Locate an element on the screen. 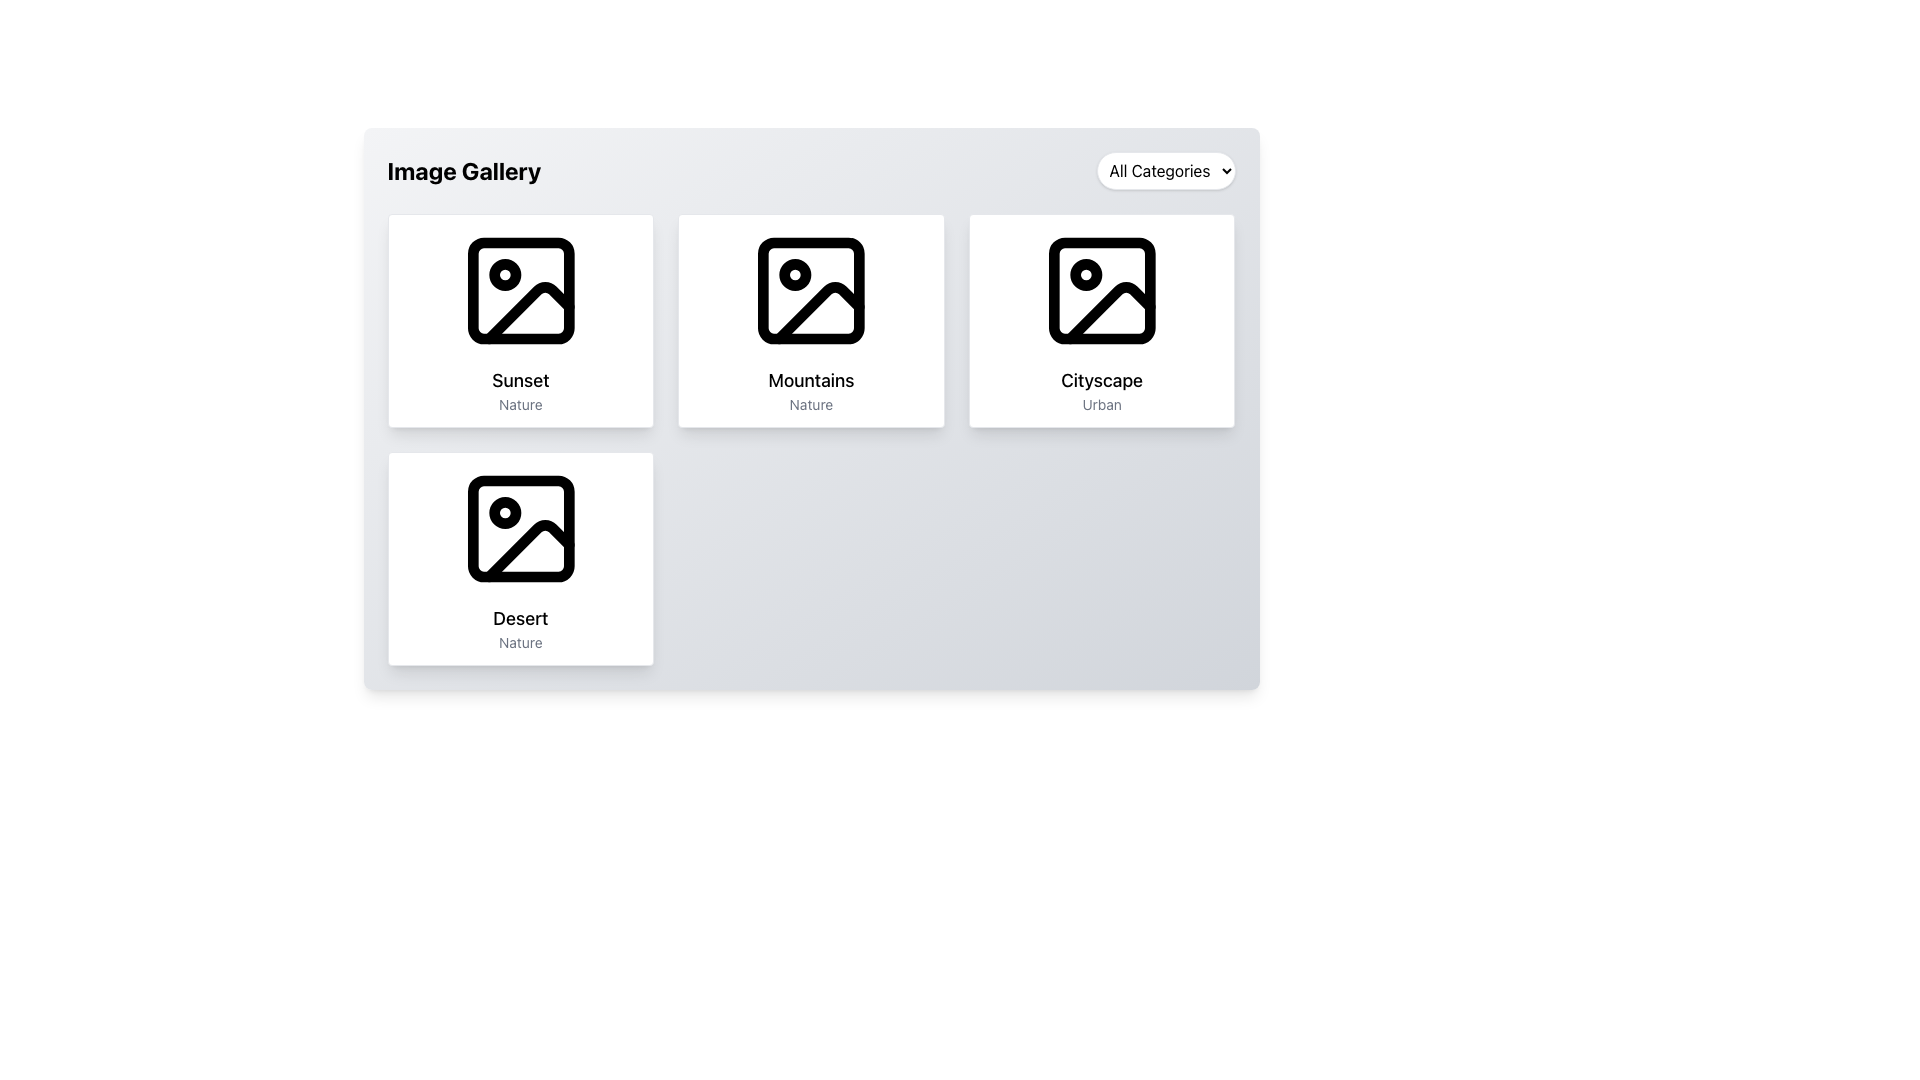  the wireframe image icon located in the card labeled 'Sunset' with the subtitle 'Nature' is located at coordinates (520, 290).